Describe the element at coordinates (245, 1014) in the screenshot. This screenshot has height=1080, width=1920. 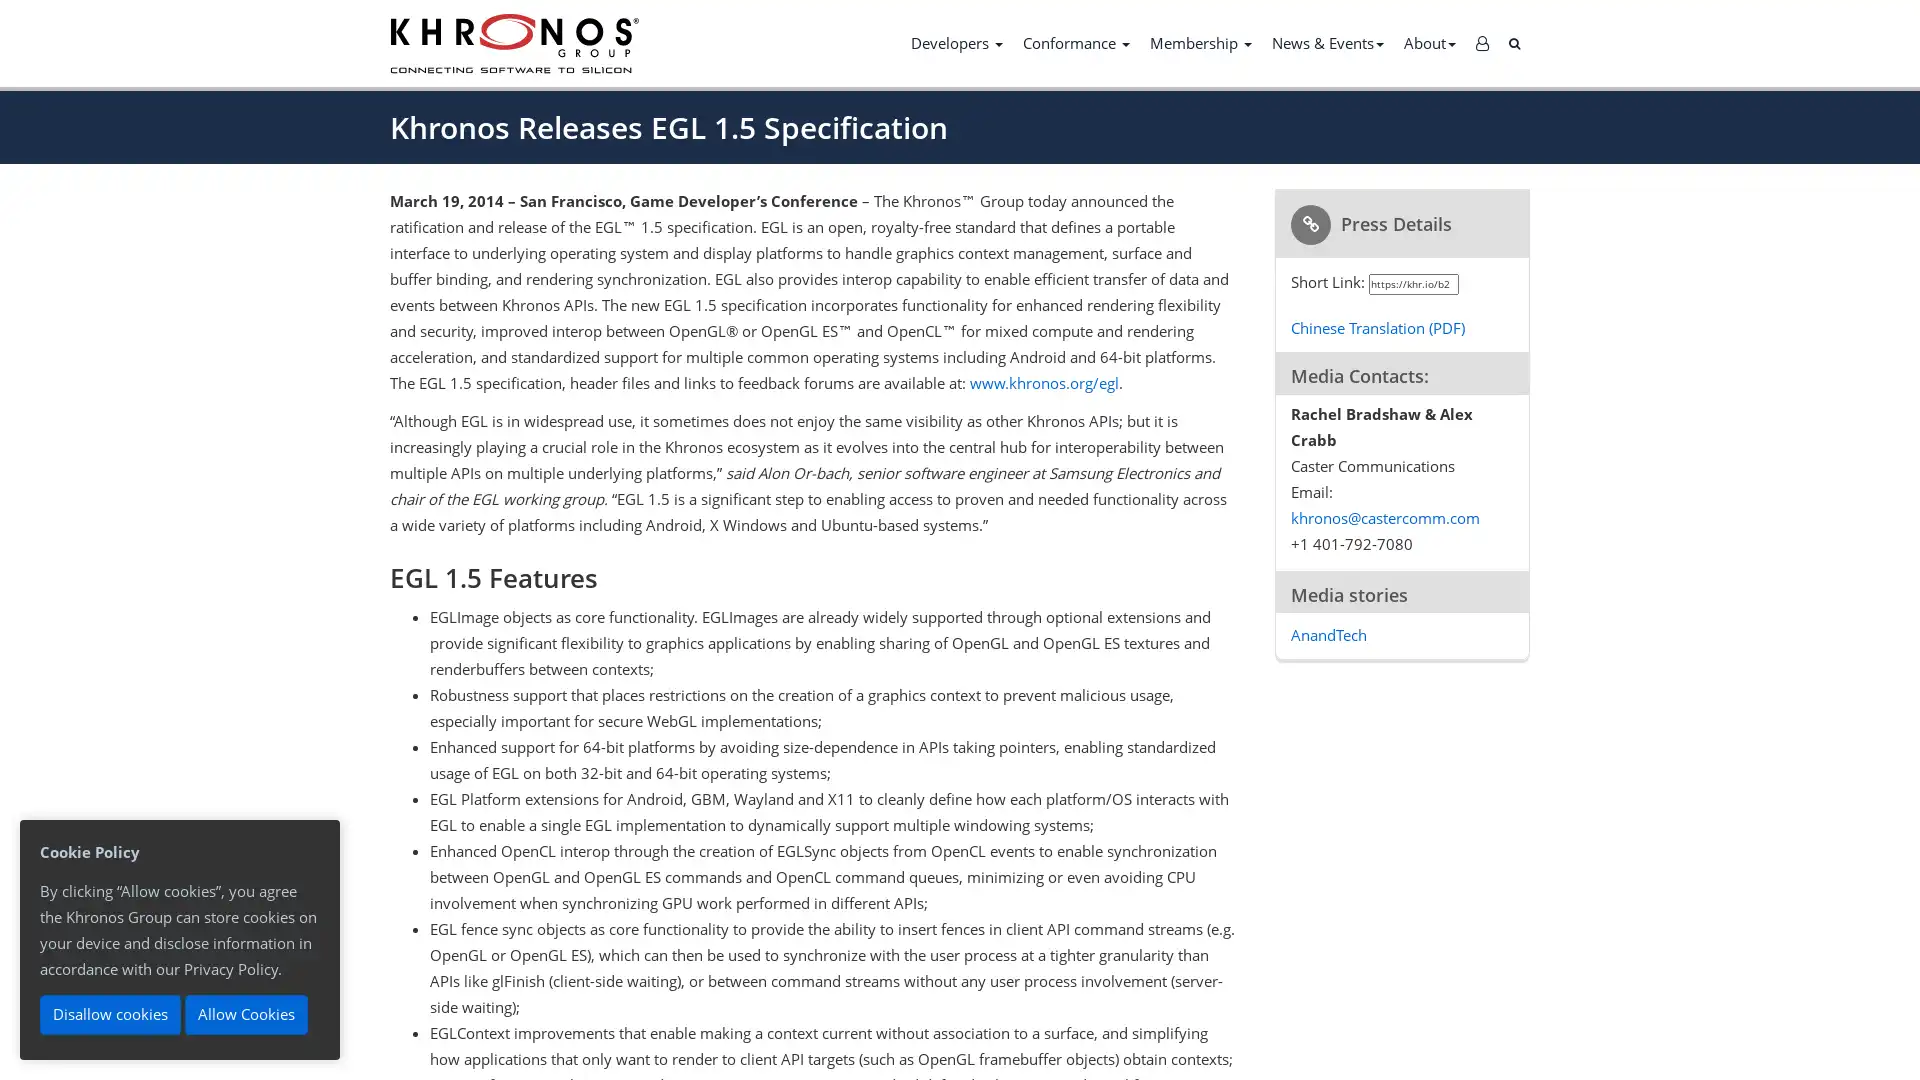
I see `Allow Cookies` at that location.